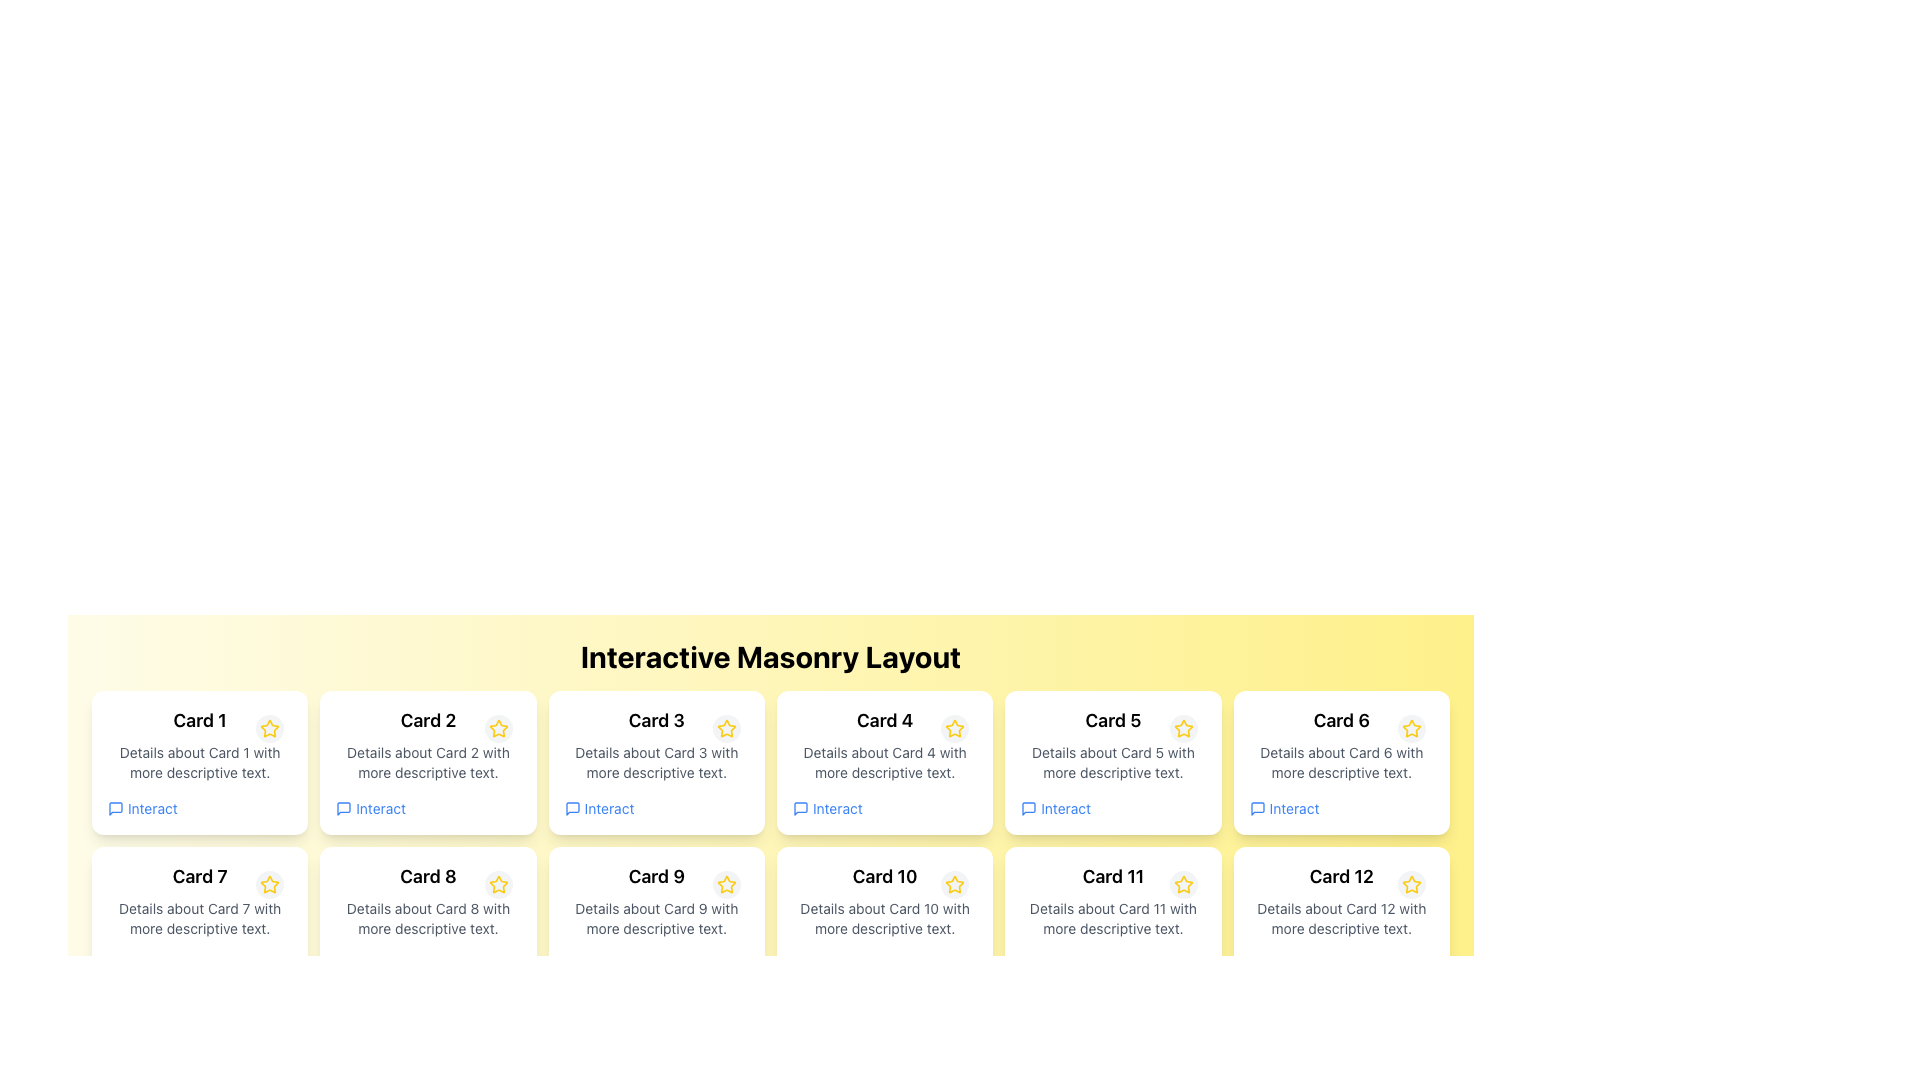  What do you see at coordinates (1112, 721) in the screenshot?
I see `the text label displaying 'Card 5', which is styled with a large, bold font and located in the third card of the second row in a grid layout` at bounding box center [1112, 721].